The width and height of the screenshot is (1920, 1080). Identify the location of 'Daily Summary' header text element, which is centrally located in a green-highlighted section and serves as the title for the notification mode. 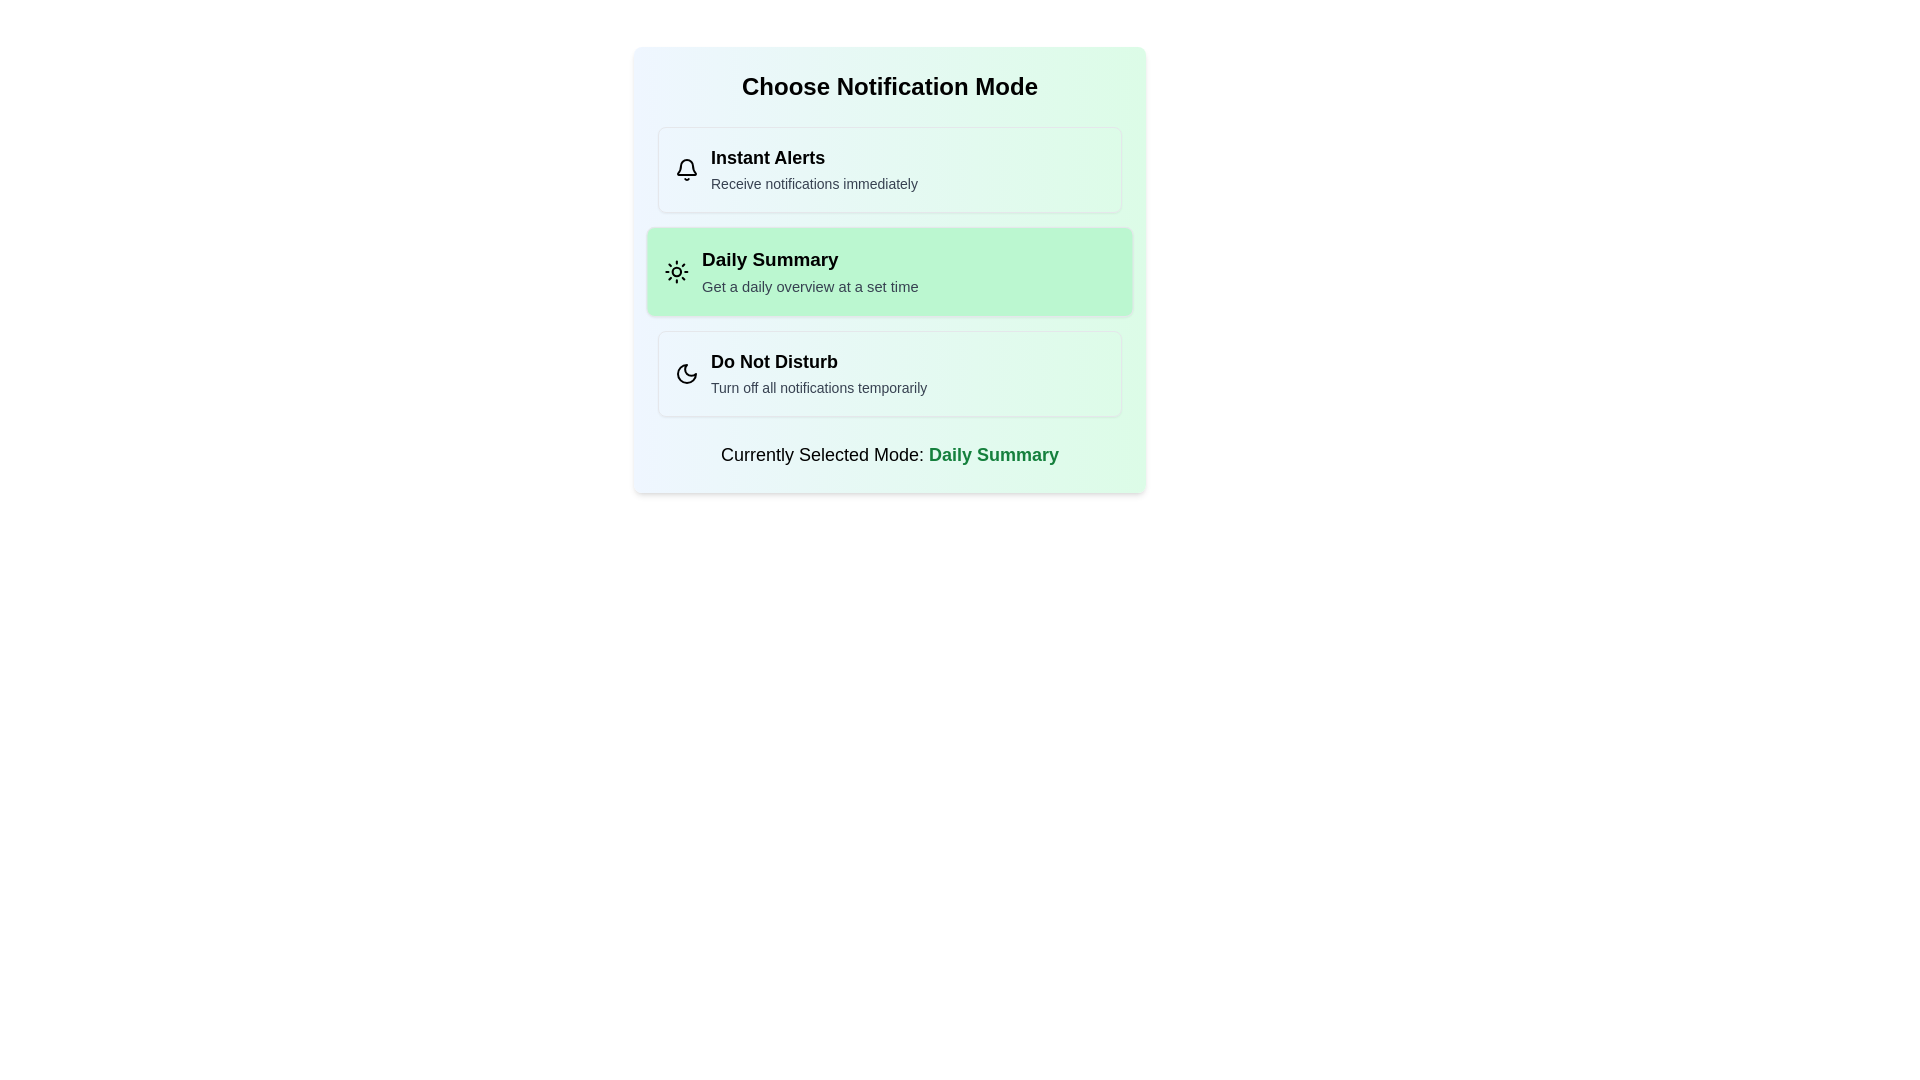
(810, 258).